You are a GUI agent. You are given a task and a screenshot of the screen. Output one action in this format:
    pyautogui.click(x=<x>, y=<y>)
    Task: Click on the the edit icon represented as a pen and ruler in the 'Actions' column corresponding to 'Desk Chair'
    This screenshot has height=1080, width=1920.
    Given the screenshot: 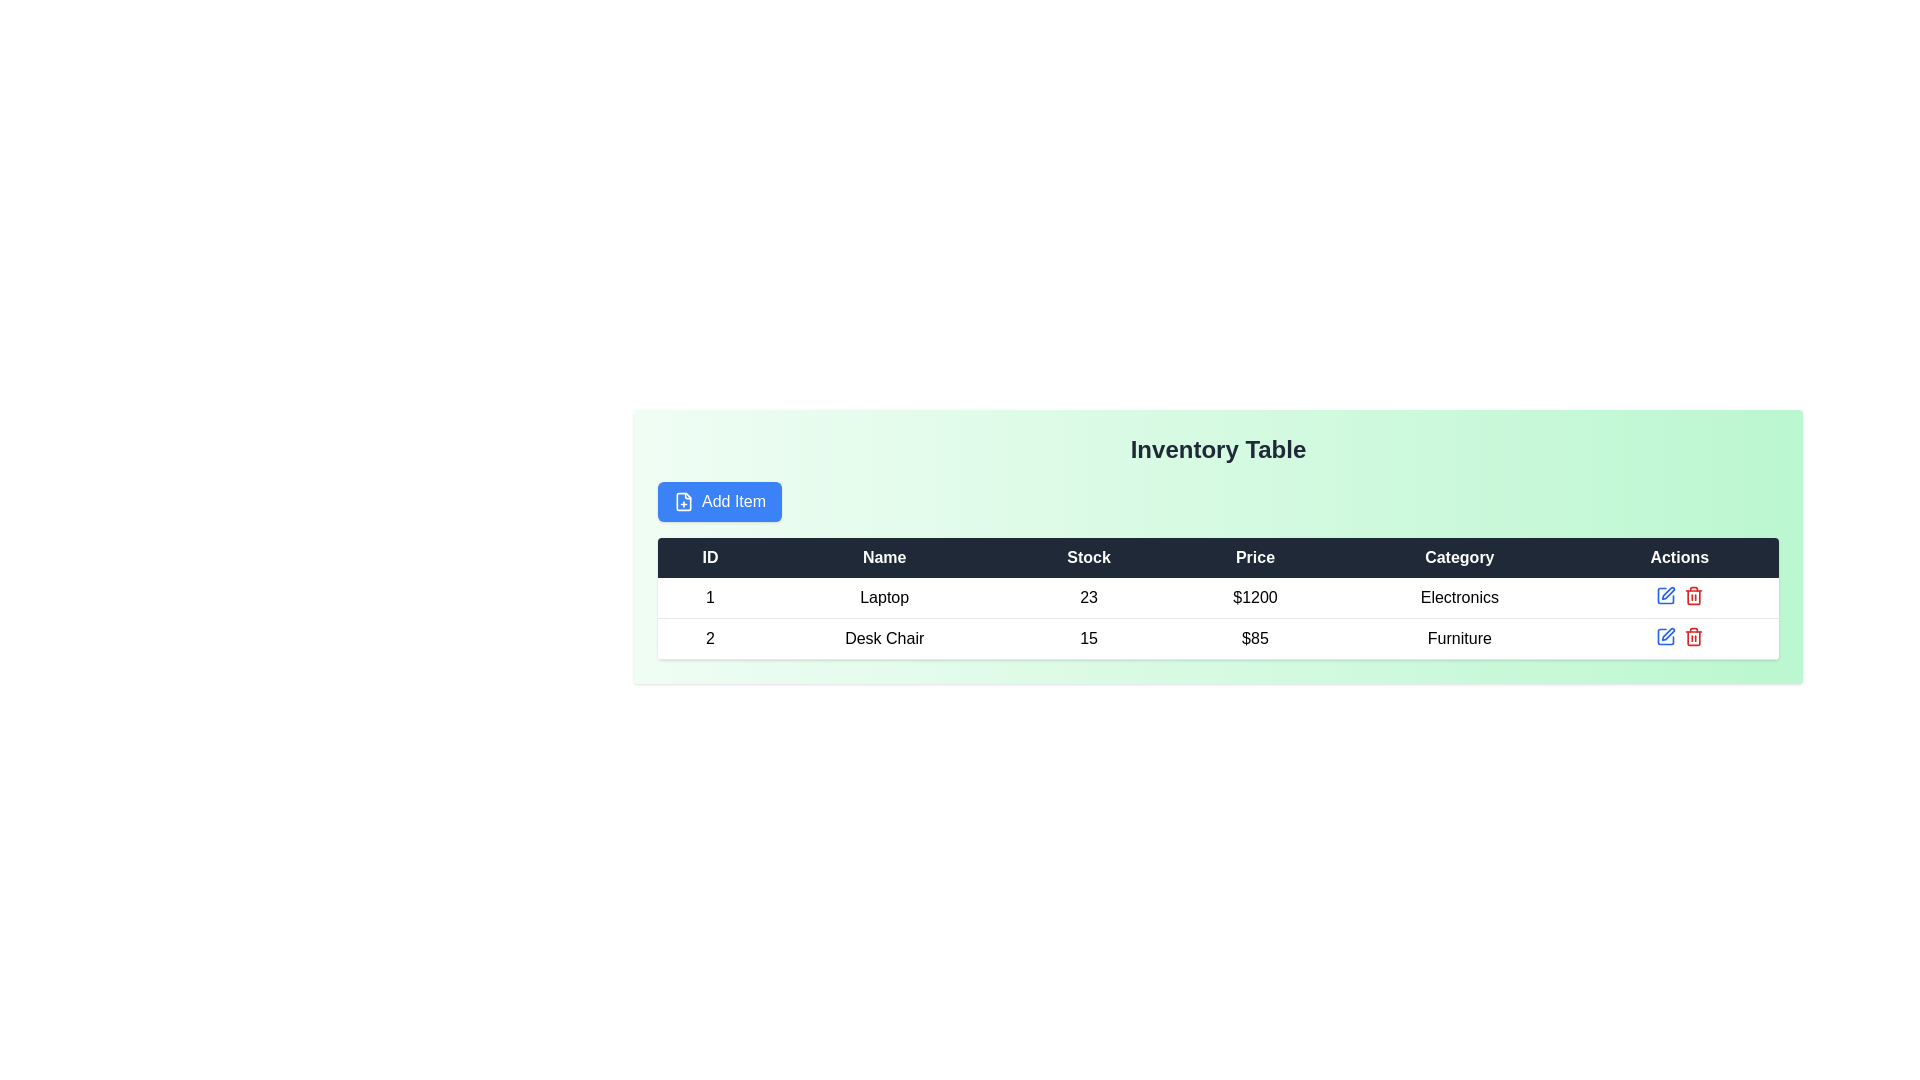 What is the action you would take?
    pyautogui.click(x=1668, y=634)
    